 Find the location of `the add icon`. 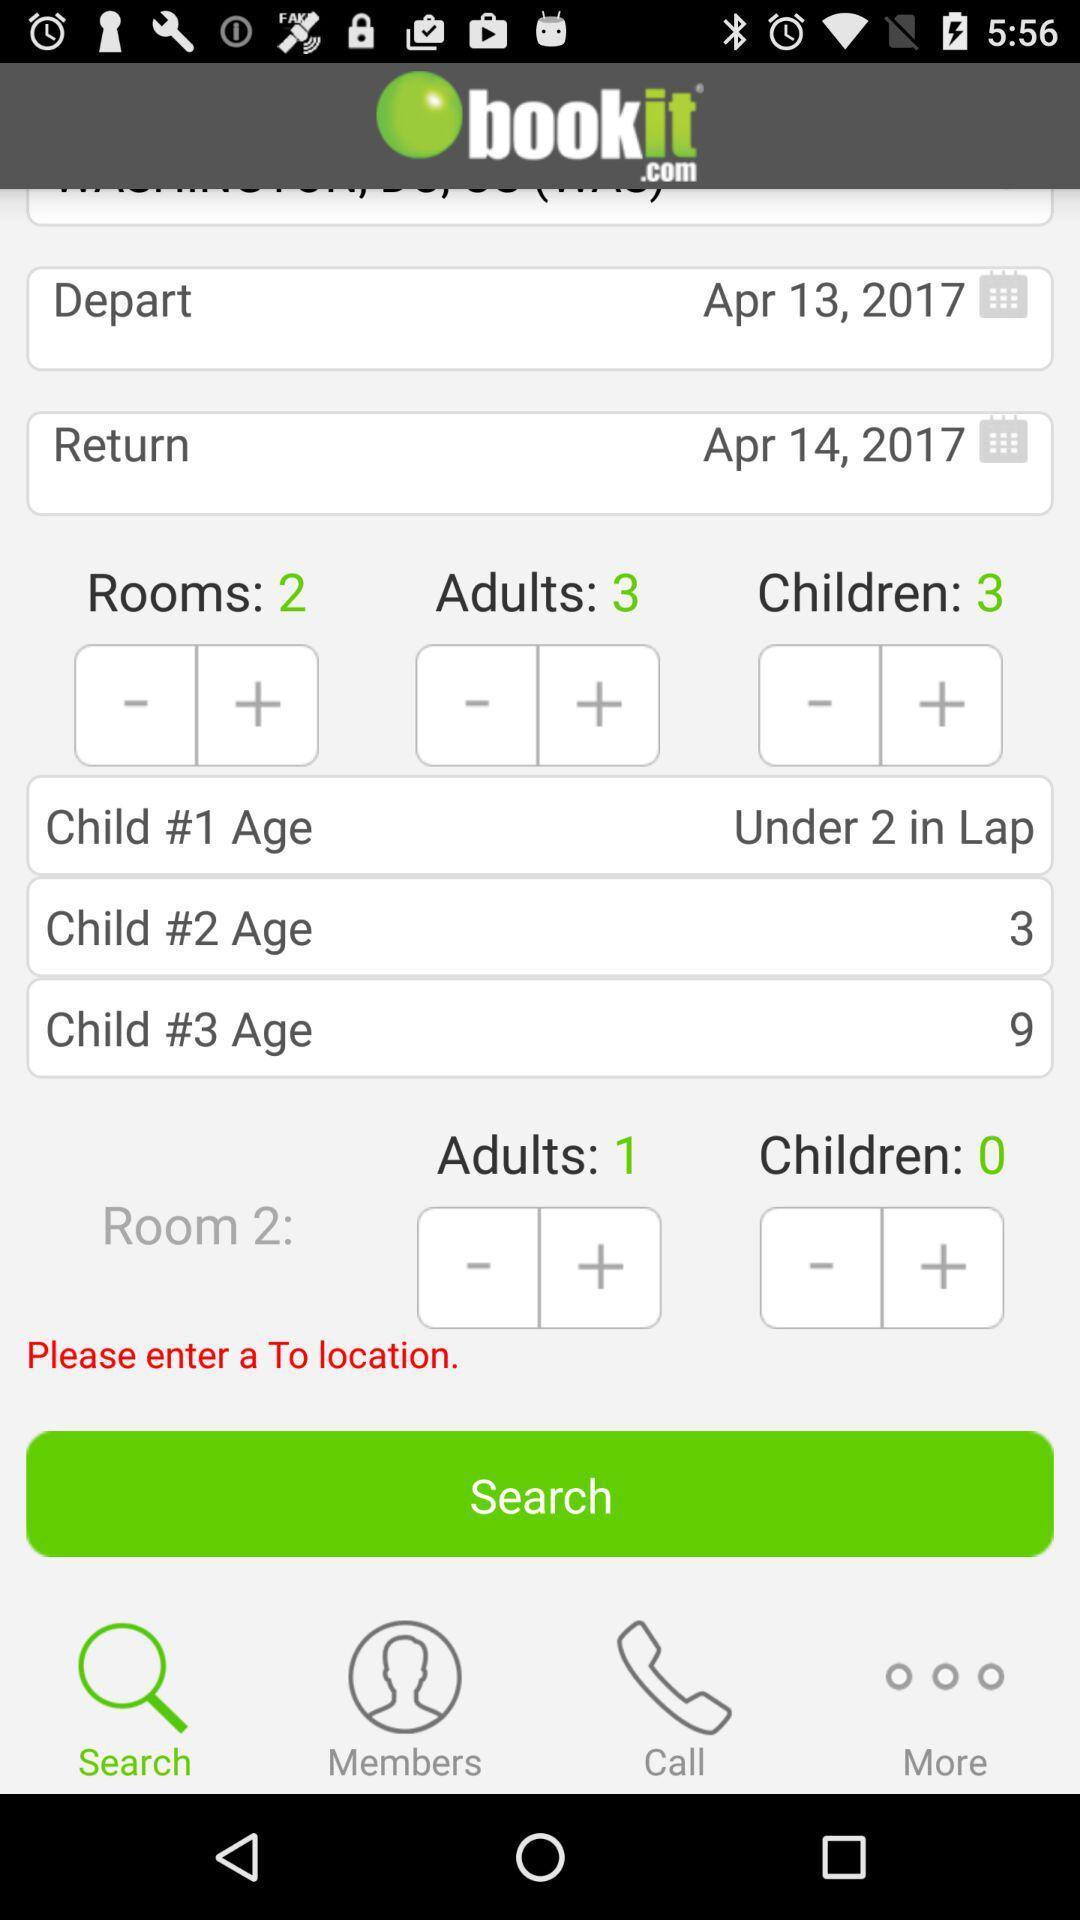

the add icon is located at coordinates (597, 753).